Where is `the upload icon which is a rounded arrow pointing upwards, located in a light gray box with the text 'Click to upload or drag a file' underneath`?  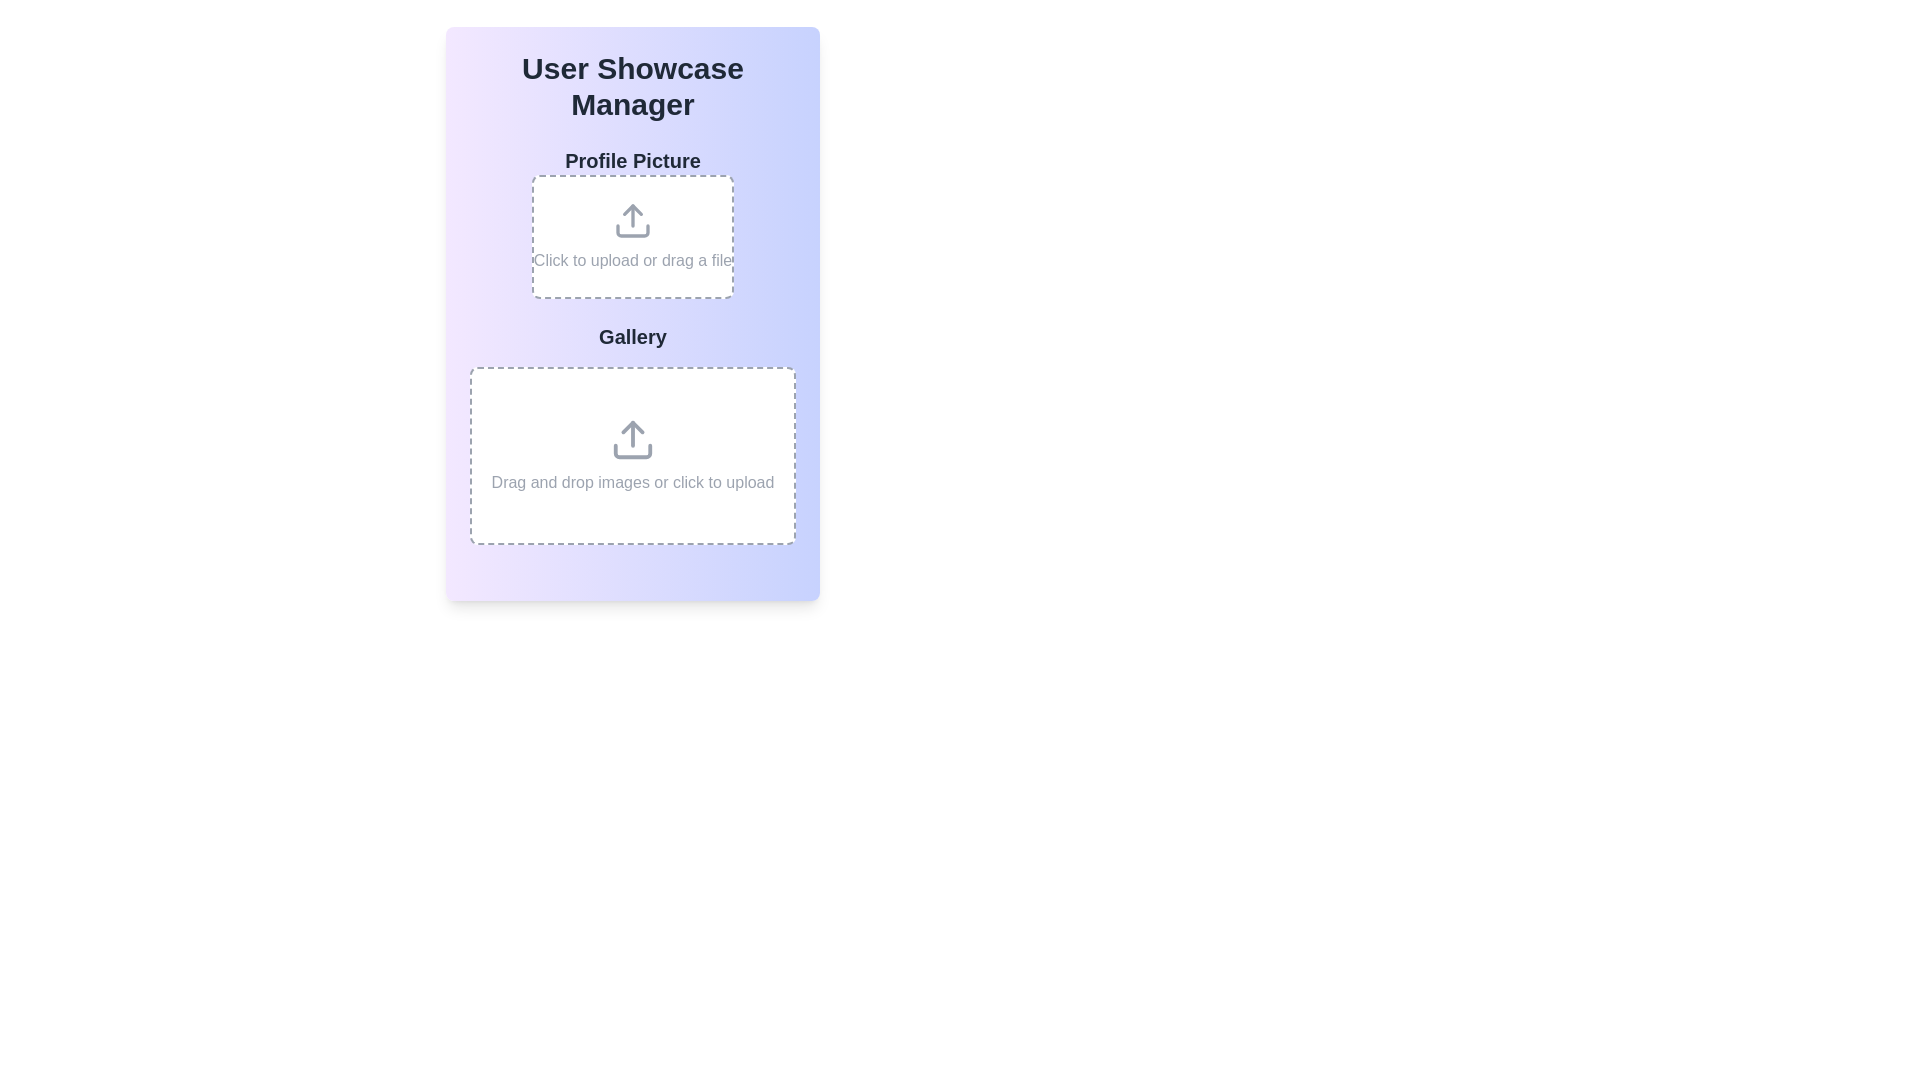 the upload icon which is a rounded arrow pointing upwards, located in a light gray box with the text 'Click to upload or drag a file' underneath is located at coordinates (632, 220).